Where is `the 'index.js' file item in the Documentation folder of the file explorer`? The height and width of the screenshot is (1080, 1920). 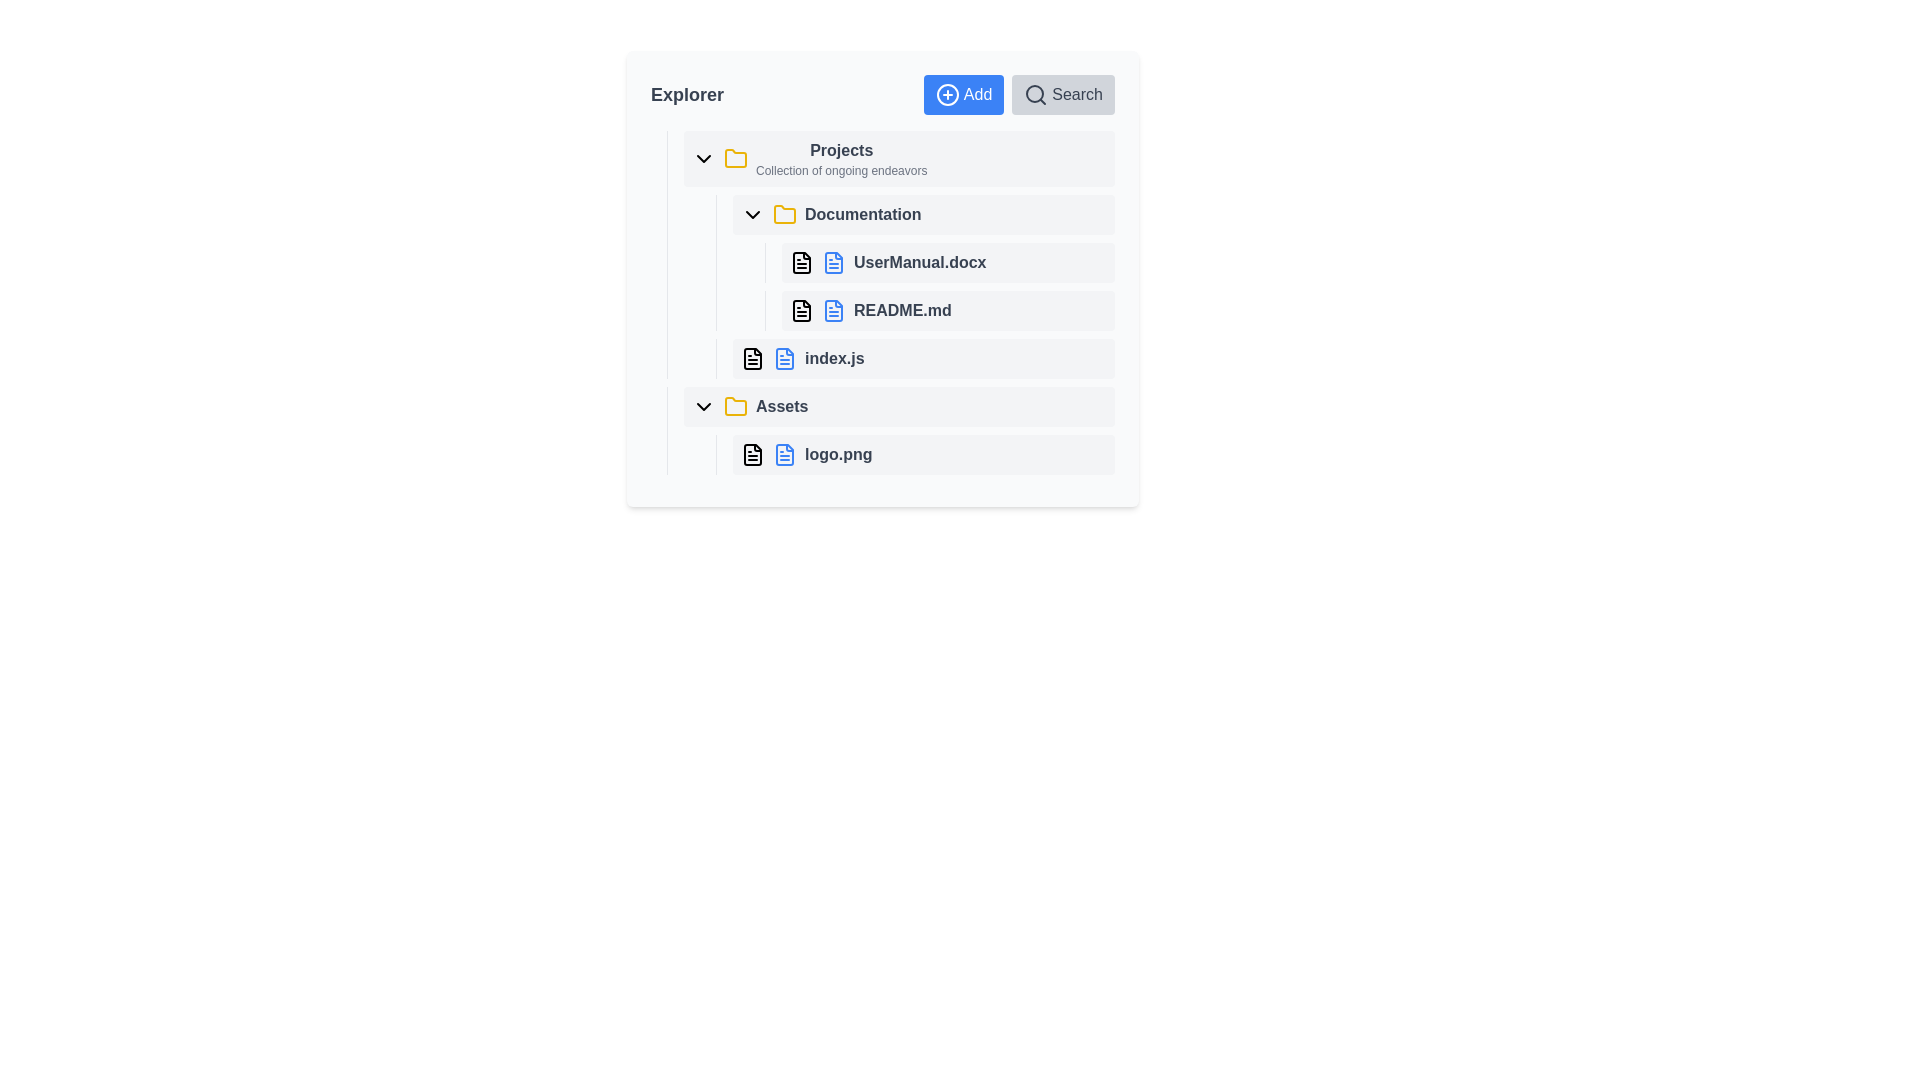
the 'index.js' file item in the Documentation folder of the file explorer is located at coordinates (834, 357).